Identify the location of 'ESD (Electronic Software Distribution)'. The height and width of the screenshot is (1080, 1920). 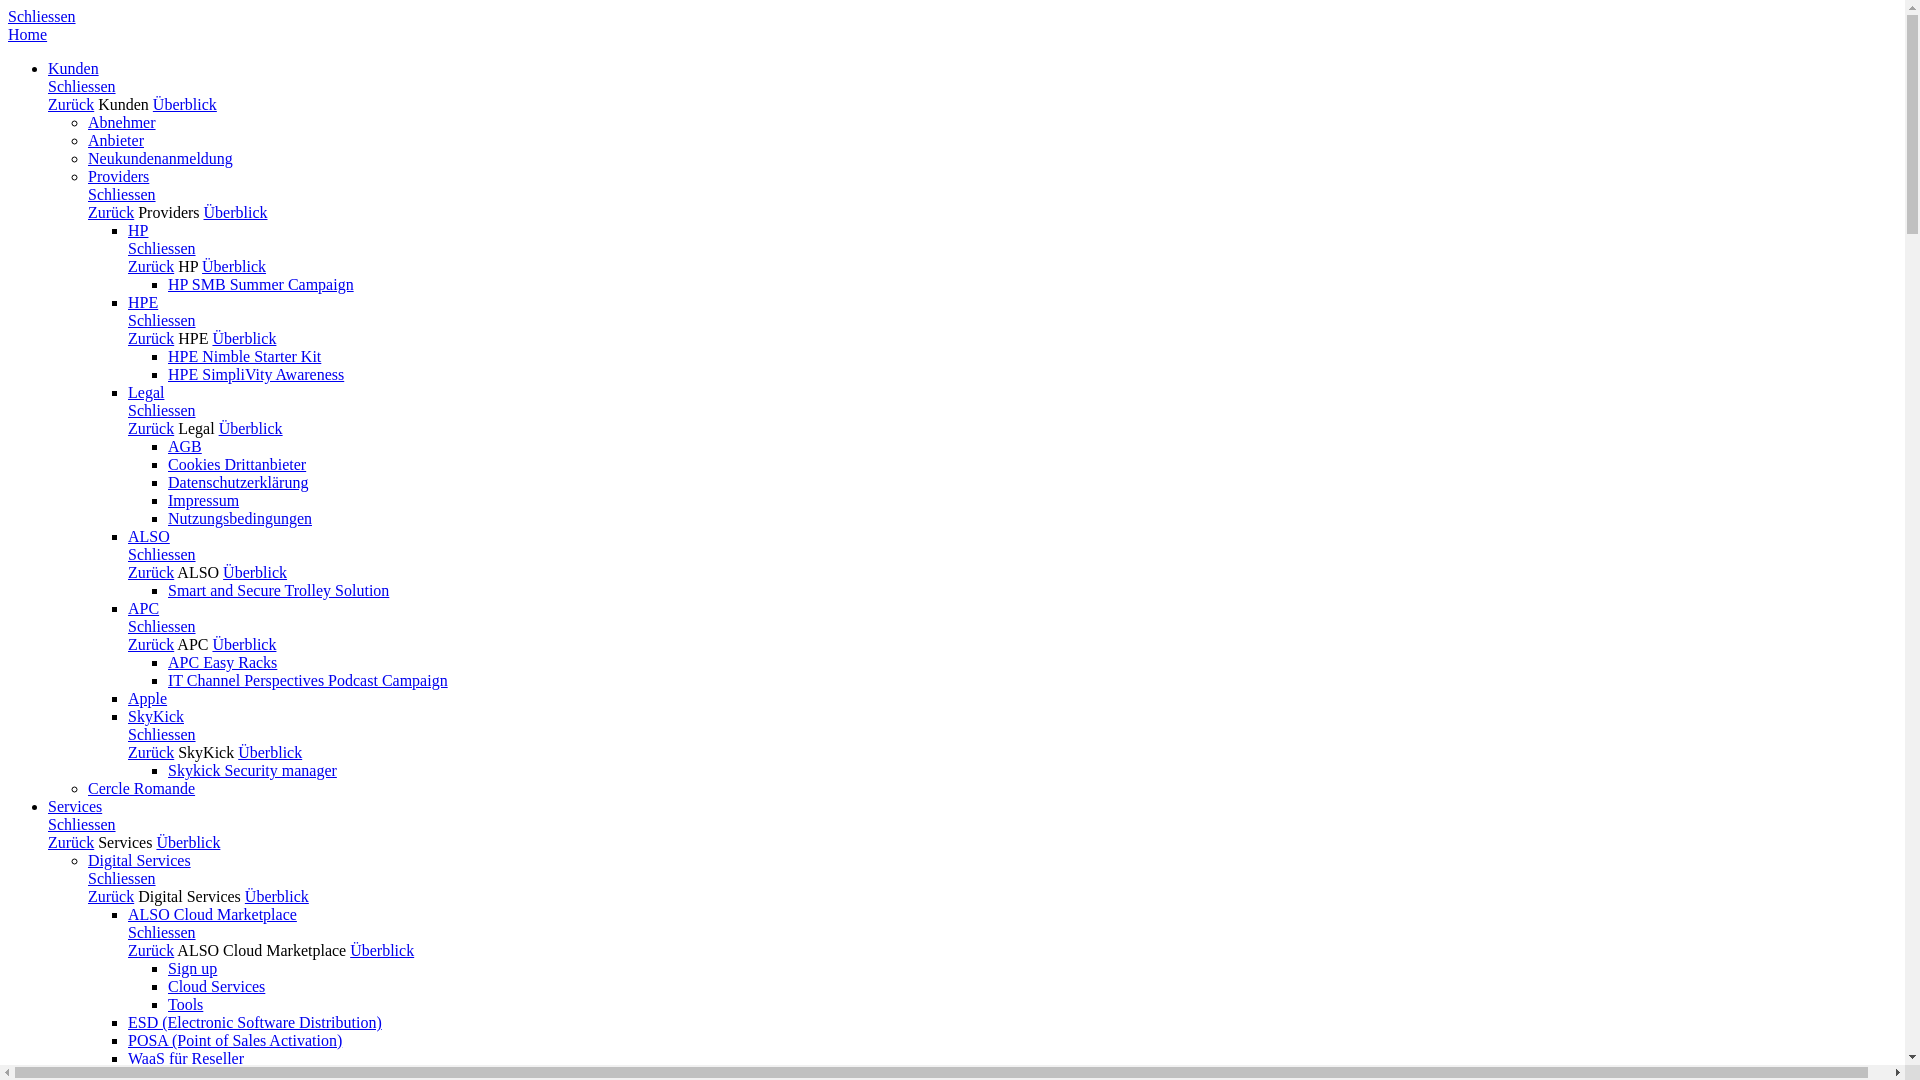
(253, 1022).